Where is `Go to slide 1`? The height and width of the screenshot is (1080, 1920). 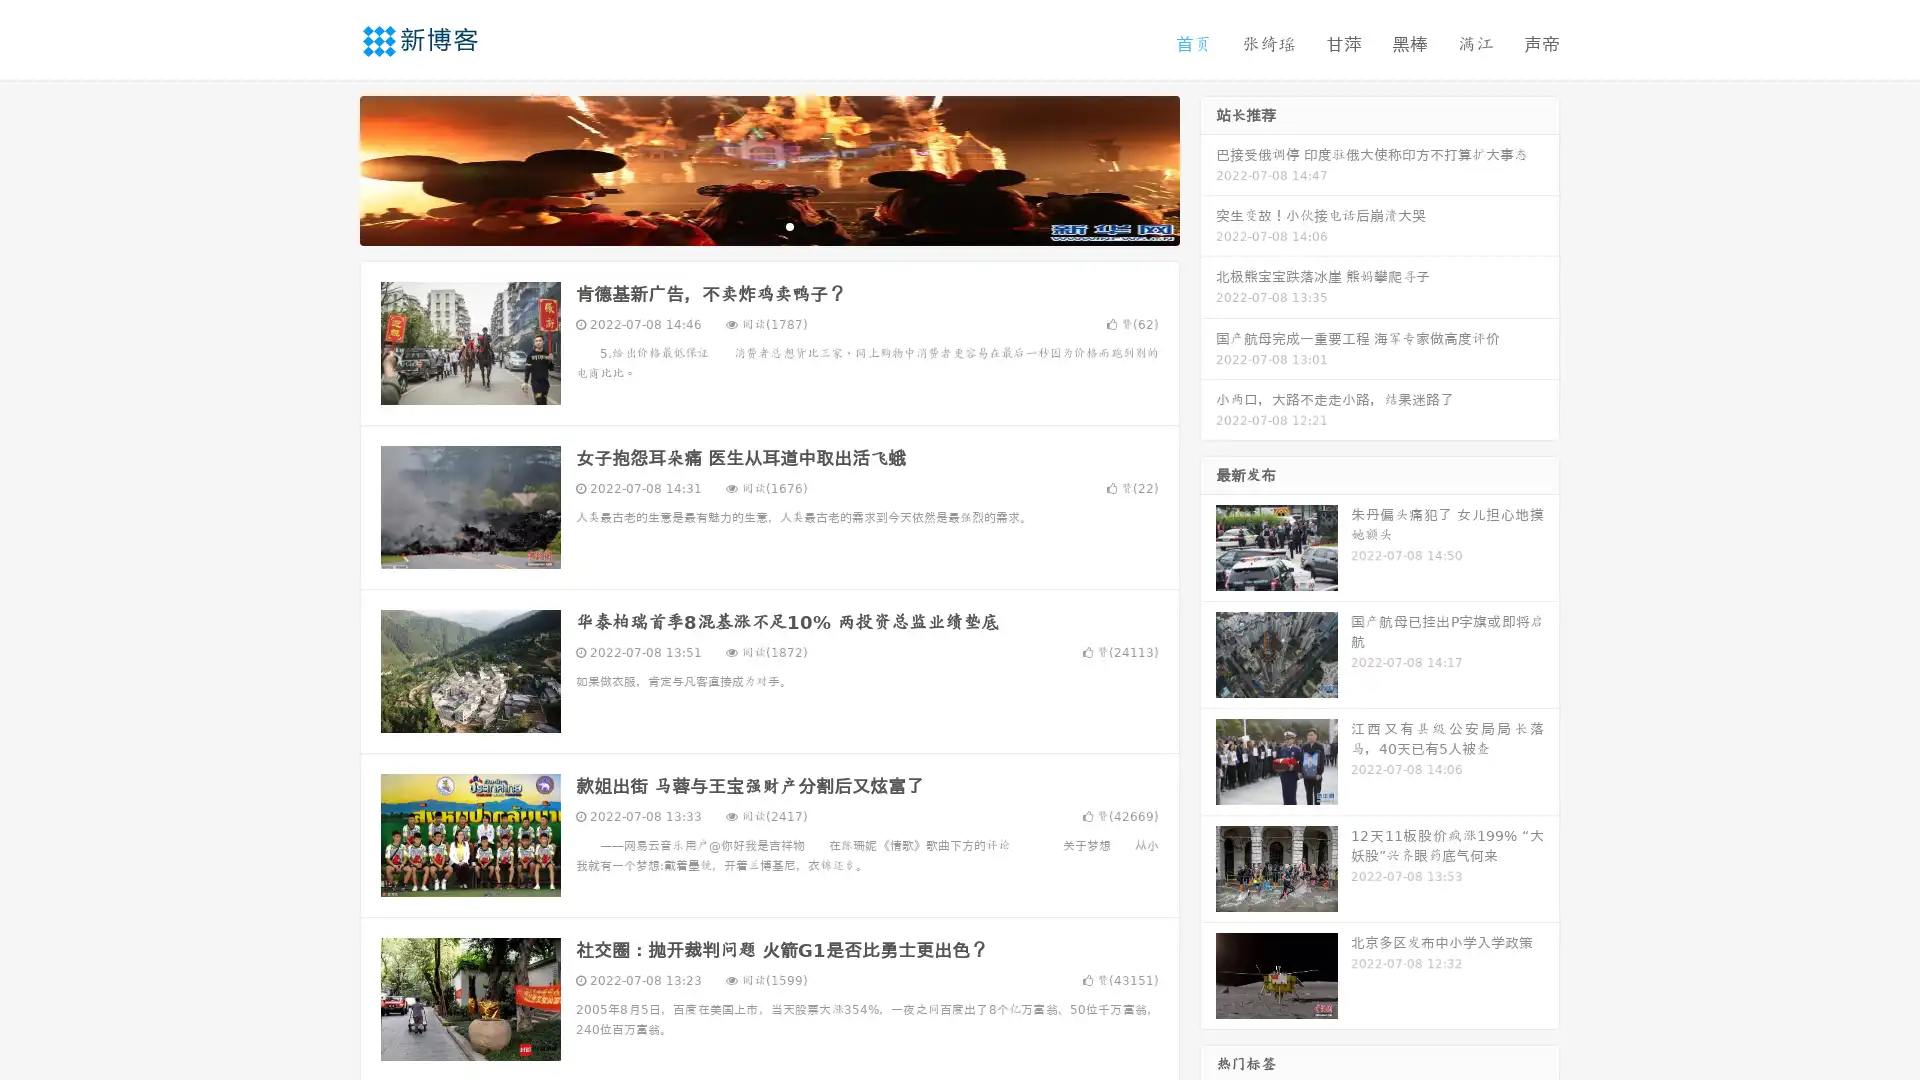
Go to slide 1 is located at coordinates (748, 225).